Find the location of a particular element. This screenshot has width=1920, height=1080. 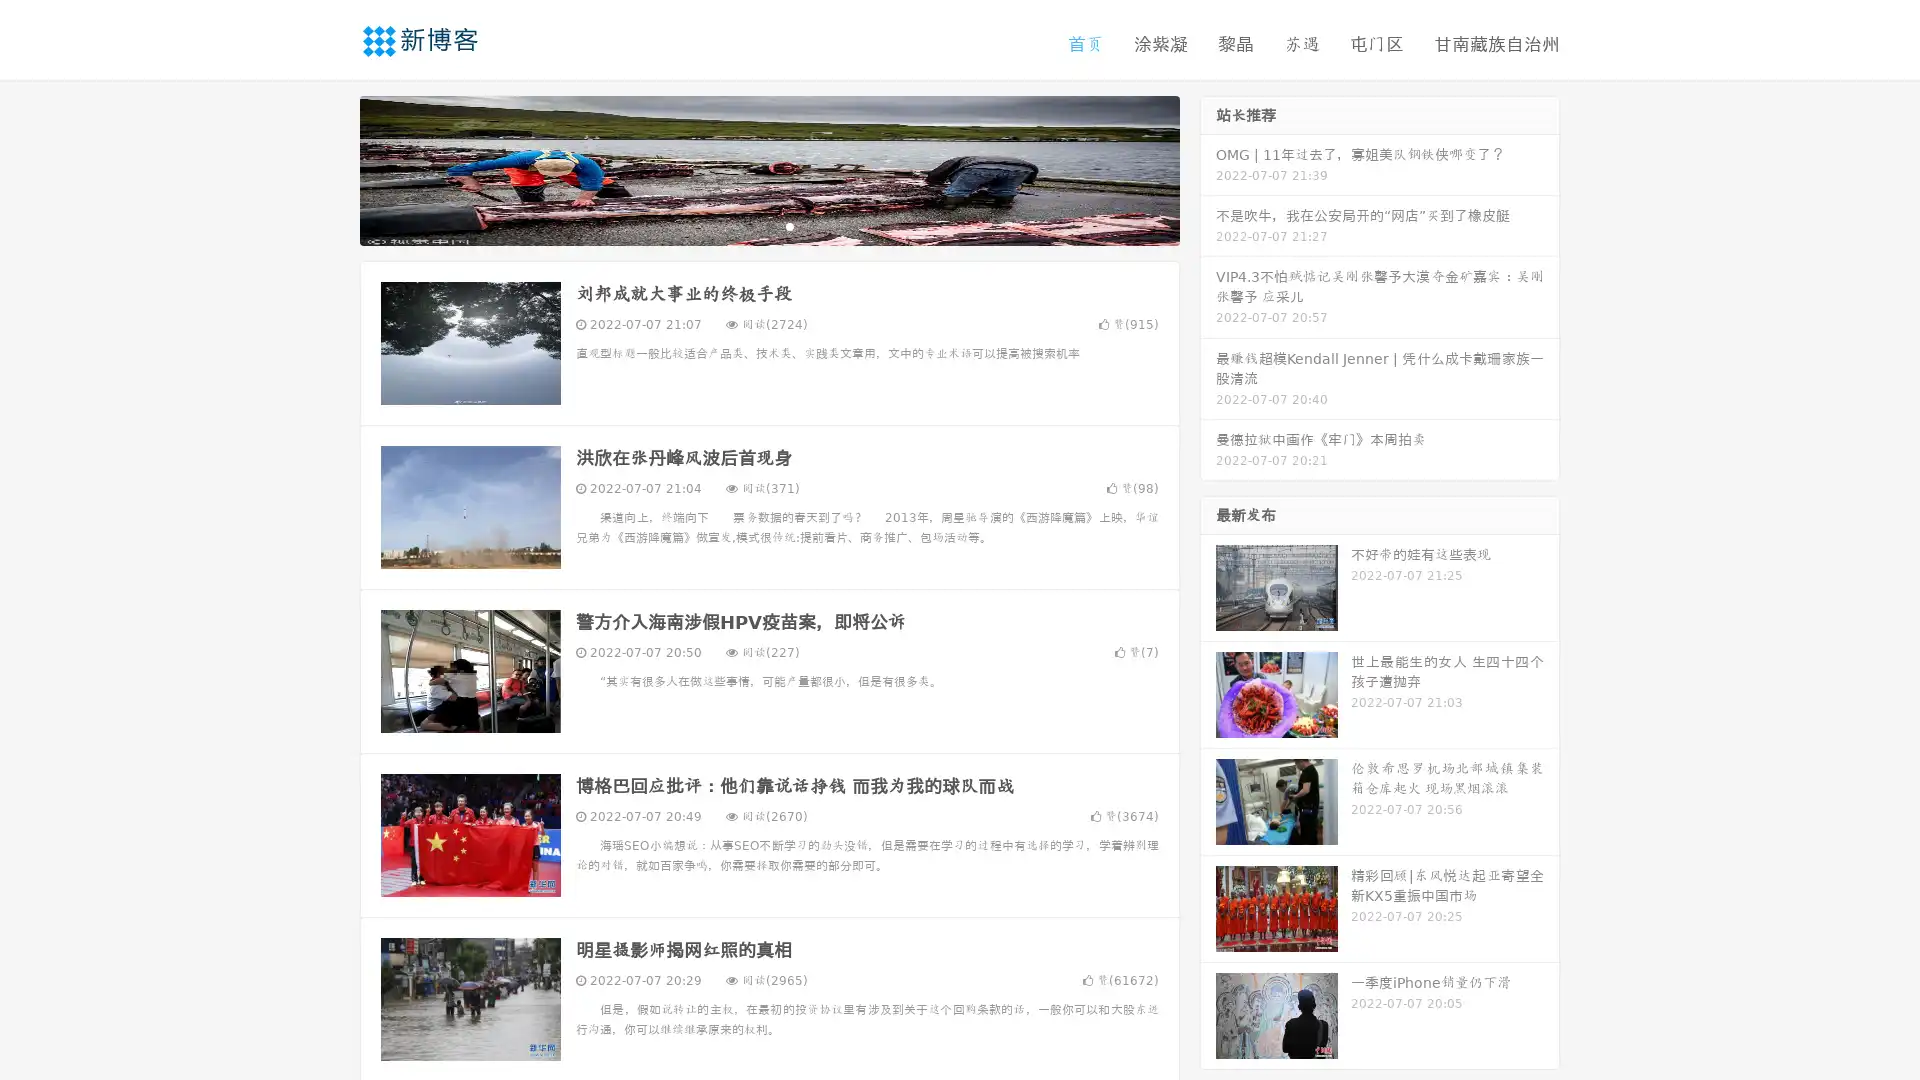

Go to slide 3 is located at coordinates (789, 225).